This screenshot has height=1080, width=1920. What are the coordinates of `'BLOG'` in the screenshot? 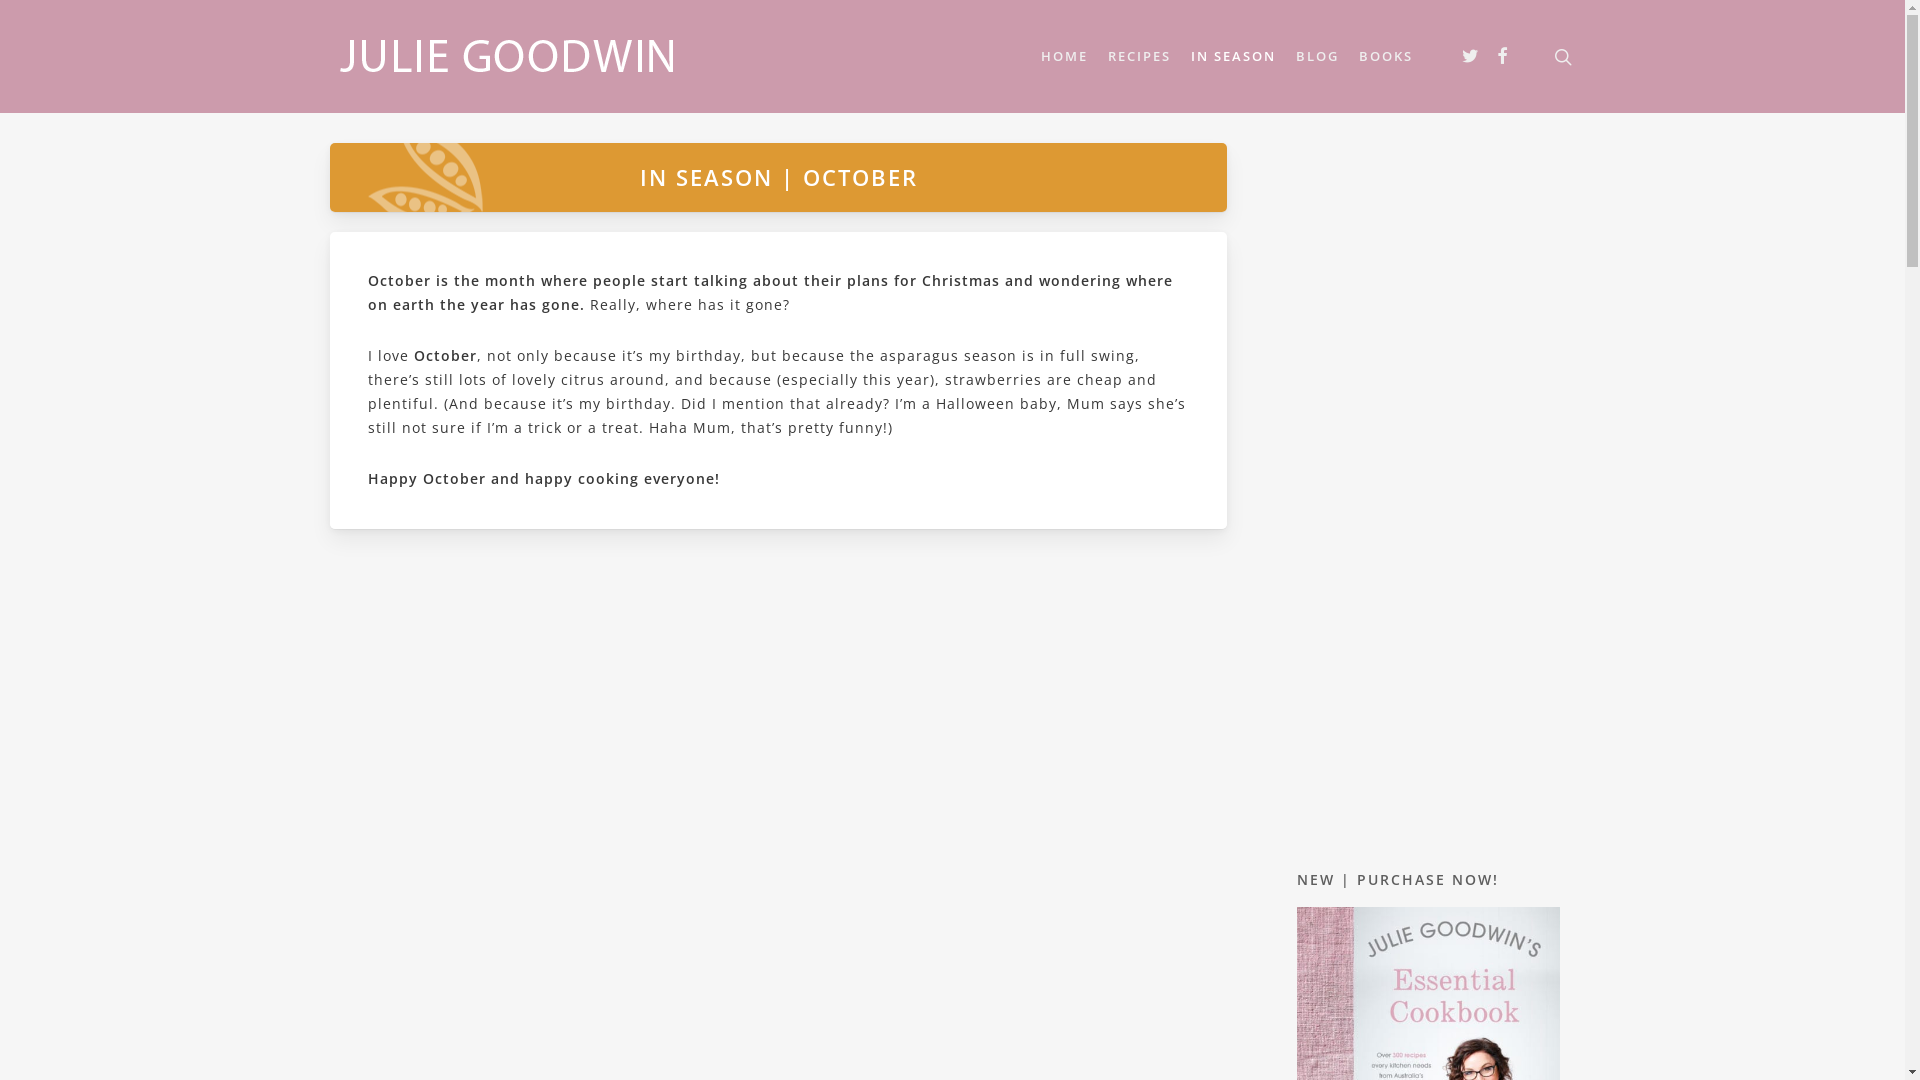 It's located at (1317, 55).